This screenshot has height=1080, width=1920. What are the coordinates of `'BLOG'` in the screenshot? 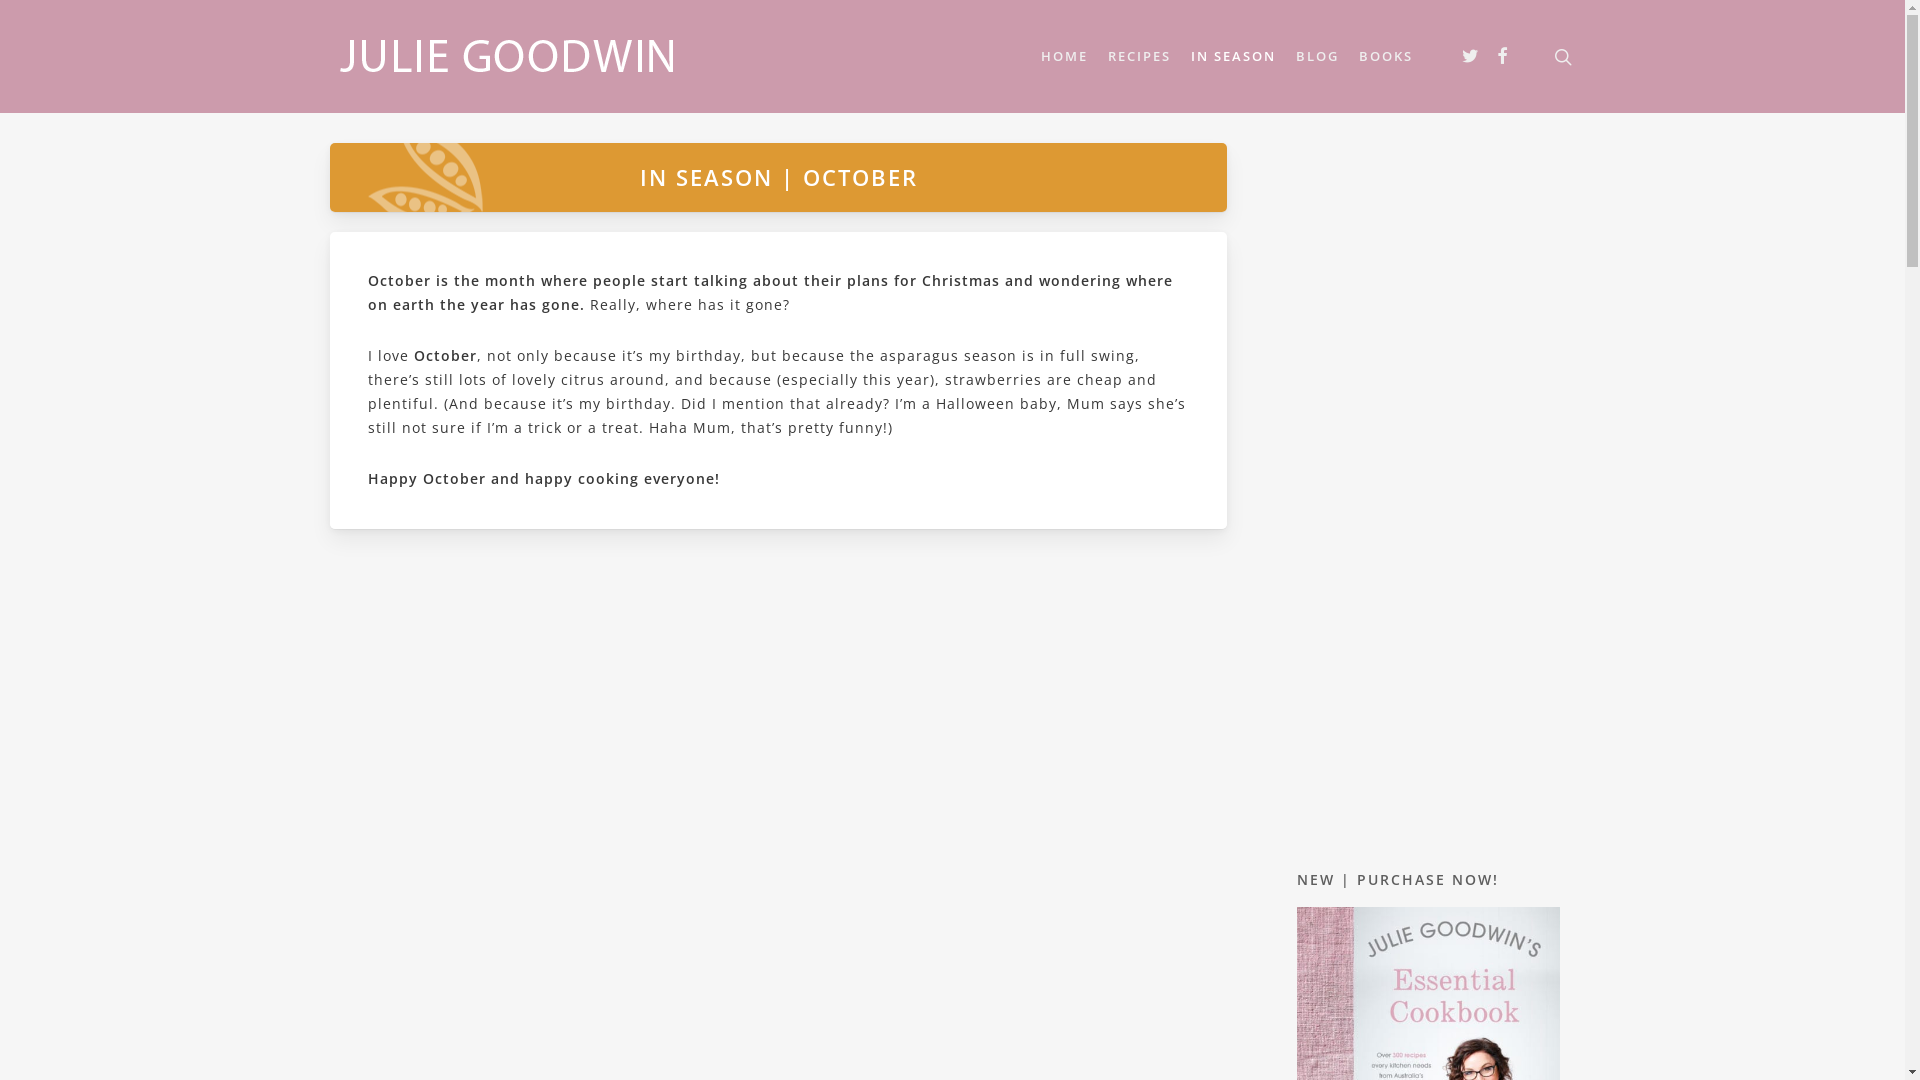 It's located at (1317, 55).